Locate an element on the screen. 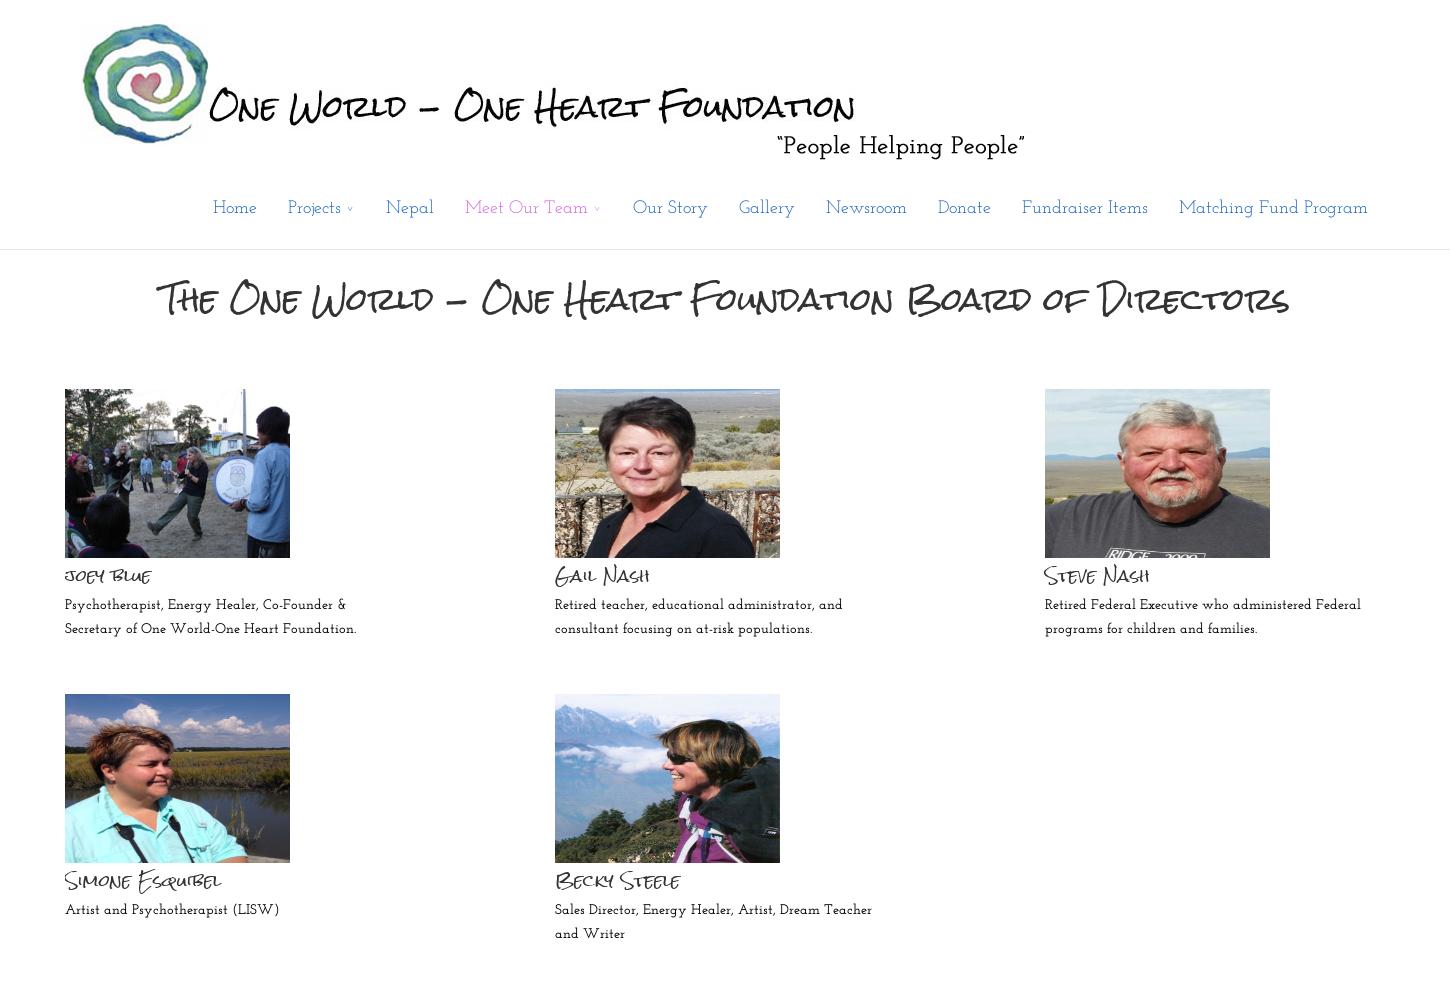  'Home' is located at coordinates (233, 207).